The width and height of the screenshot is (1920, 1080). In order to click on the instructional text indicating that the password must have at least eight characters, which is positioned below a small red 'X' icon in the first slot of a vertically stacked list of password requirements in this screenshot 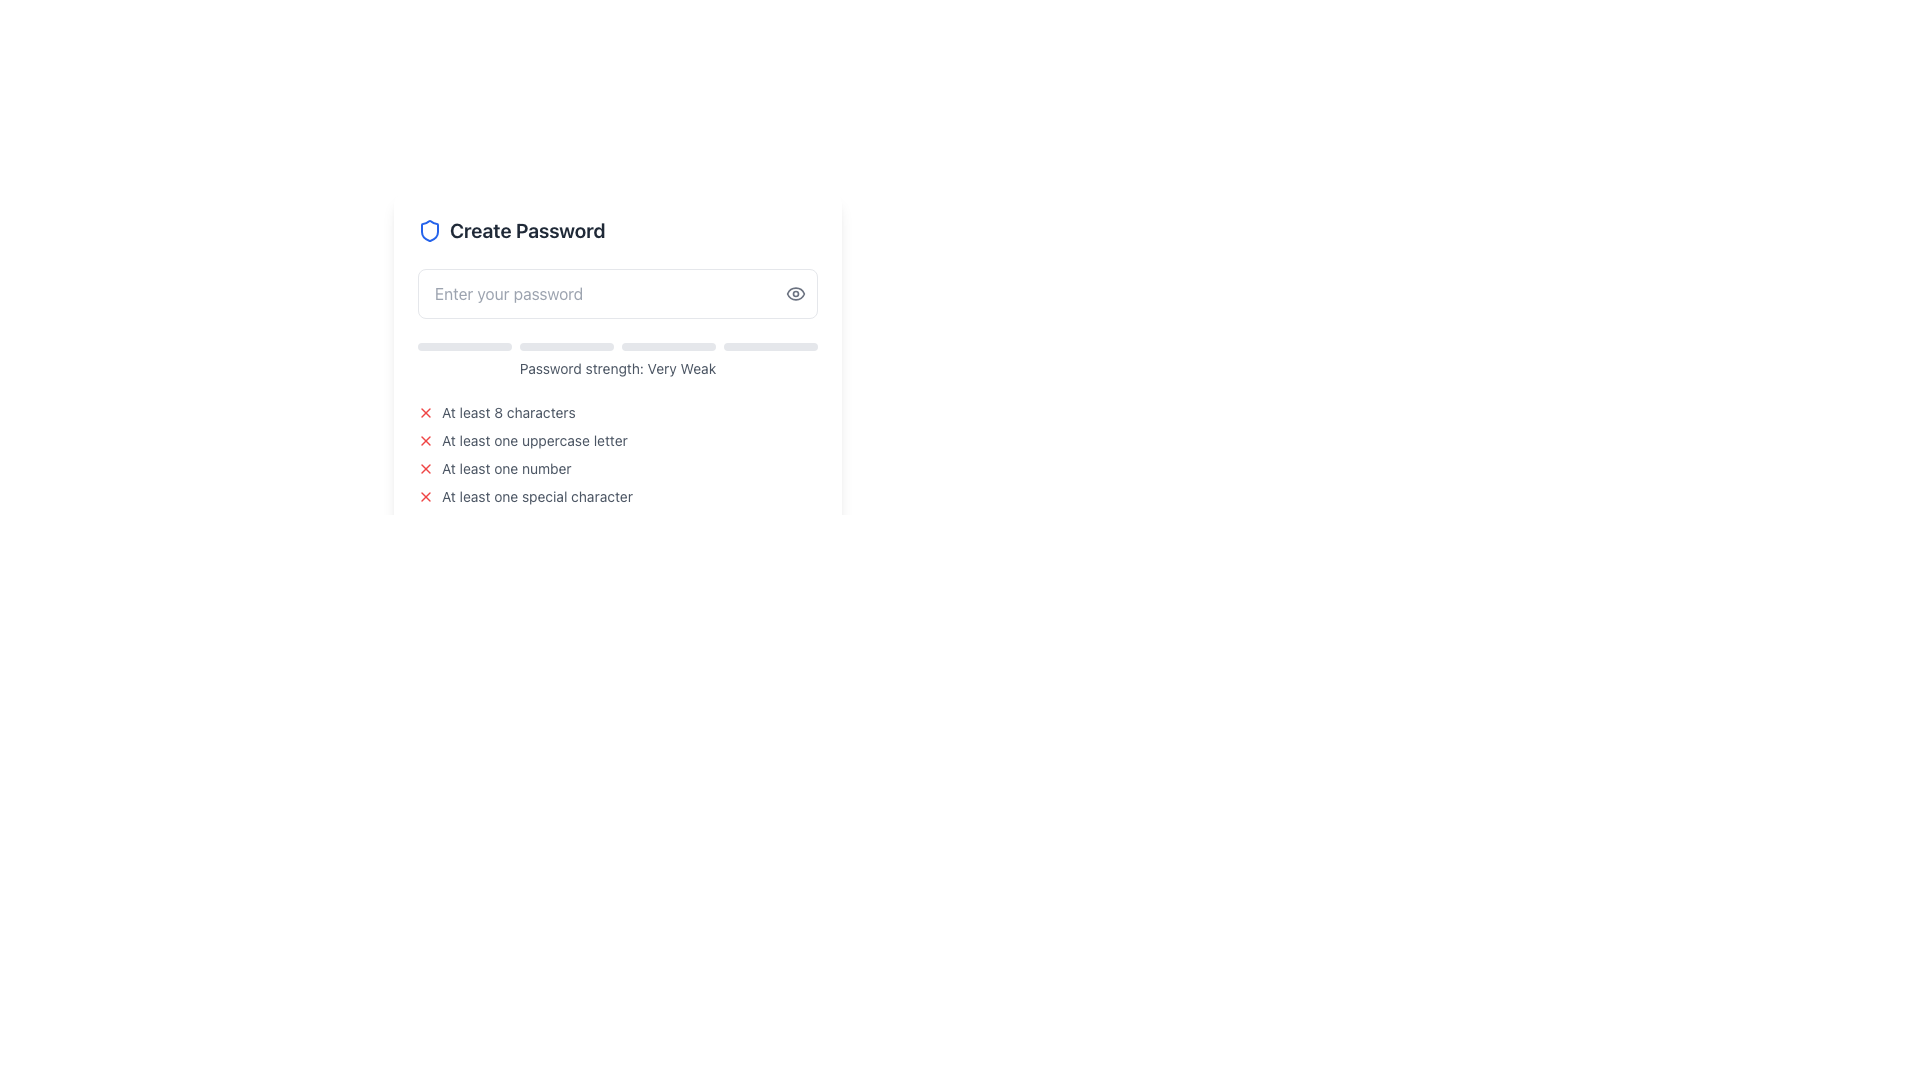, I will do `click(508, 411)`.